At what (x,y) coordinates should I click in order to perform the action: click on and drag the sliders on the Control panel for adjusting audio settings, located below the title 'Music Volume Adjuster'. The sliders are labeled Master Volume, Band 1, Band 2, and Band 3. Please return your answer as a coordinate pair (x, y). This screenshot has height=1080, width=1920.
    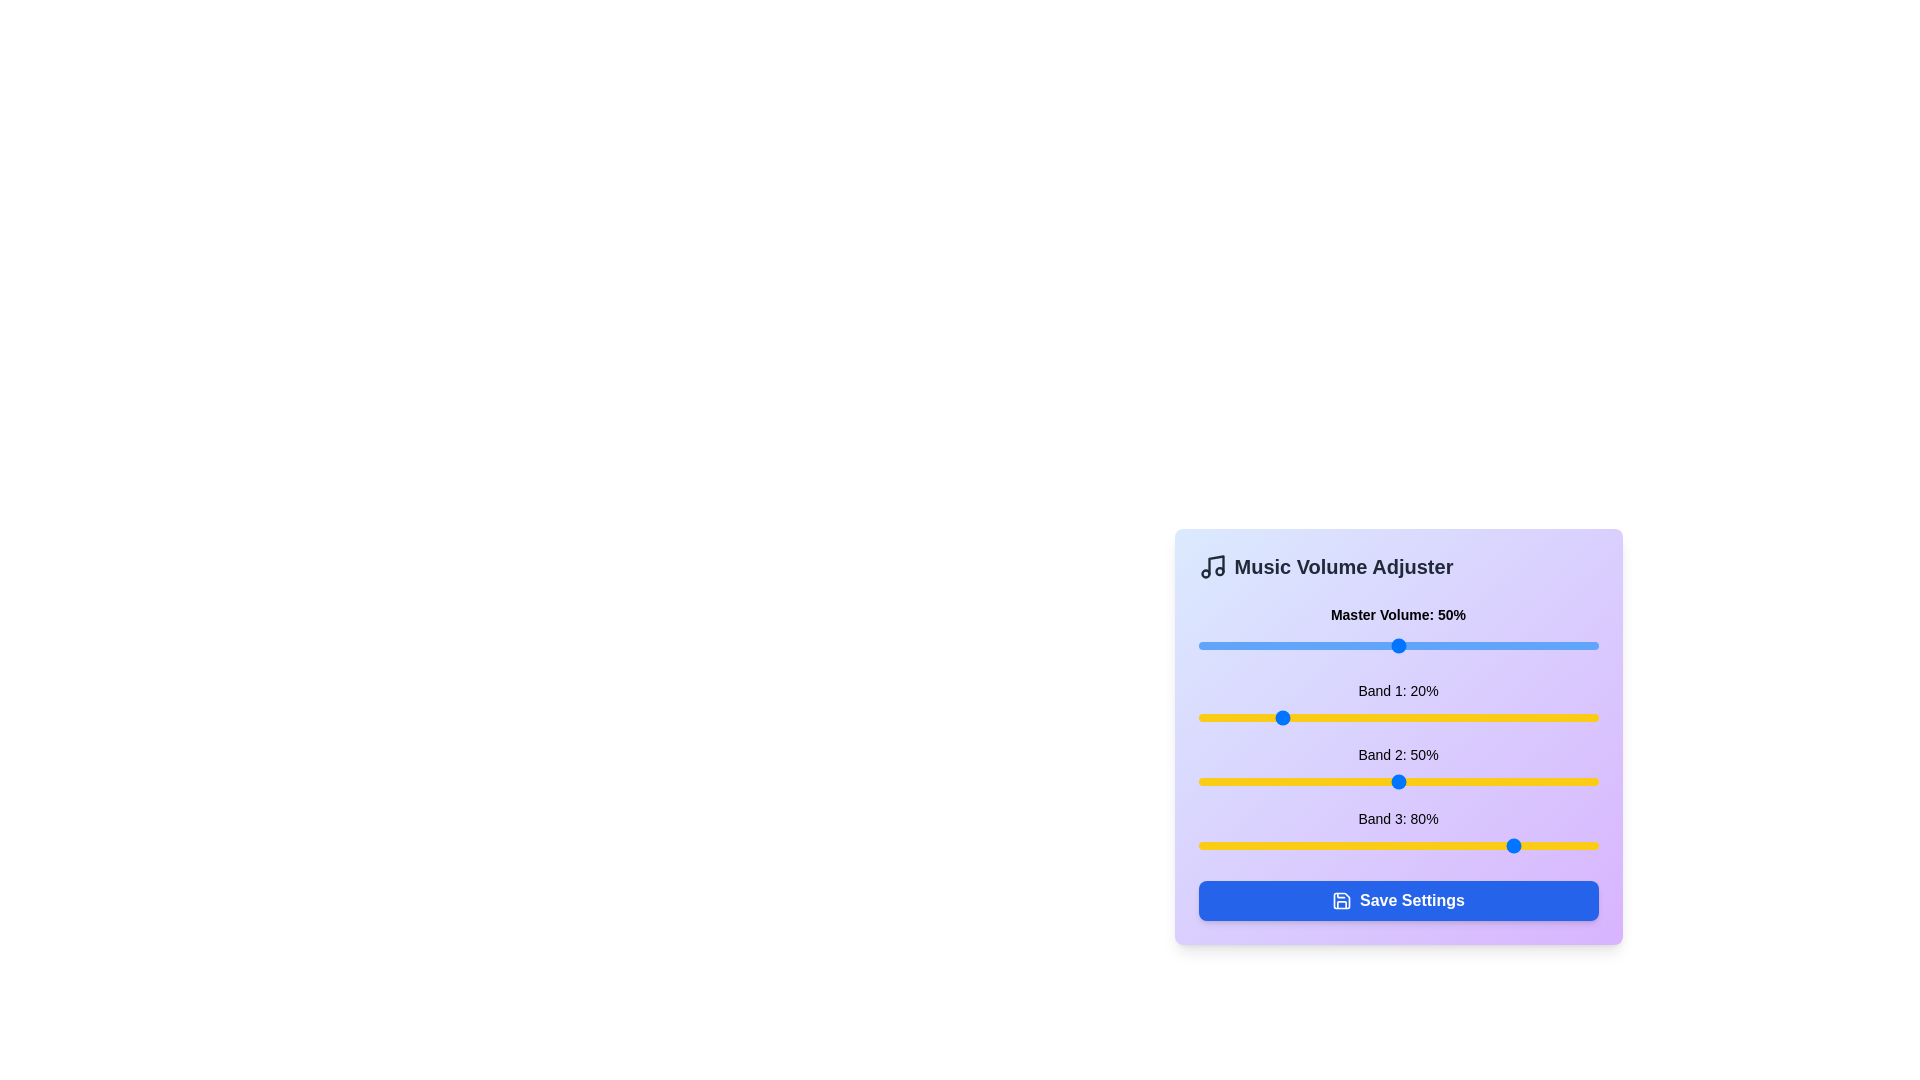
    Looking at the image, I should click on (1397, 736).